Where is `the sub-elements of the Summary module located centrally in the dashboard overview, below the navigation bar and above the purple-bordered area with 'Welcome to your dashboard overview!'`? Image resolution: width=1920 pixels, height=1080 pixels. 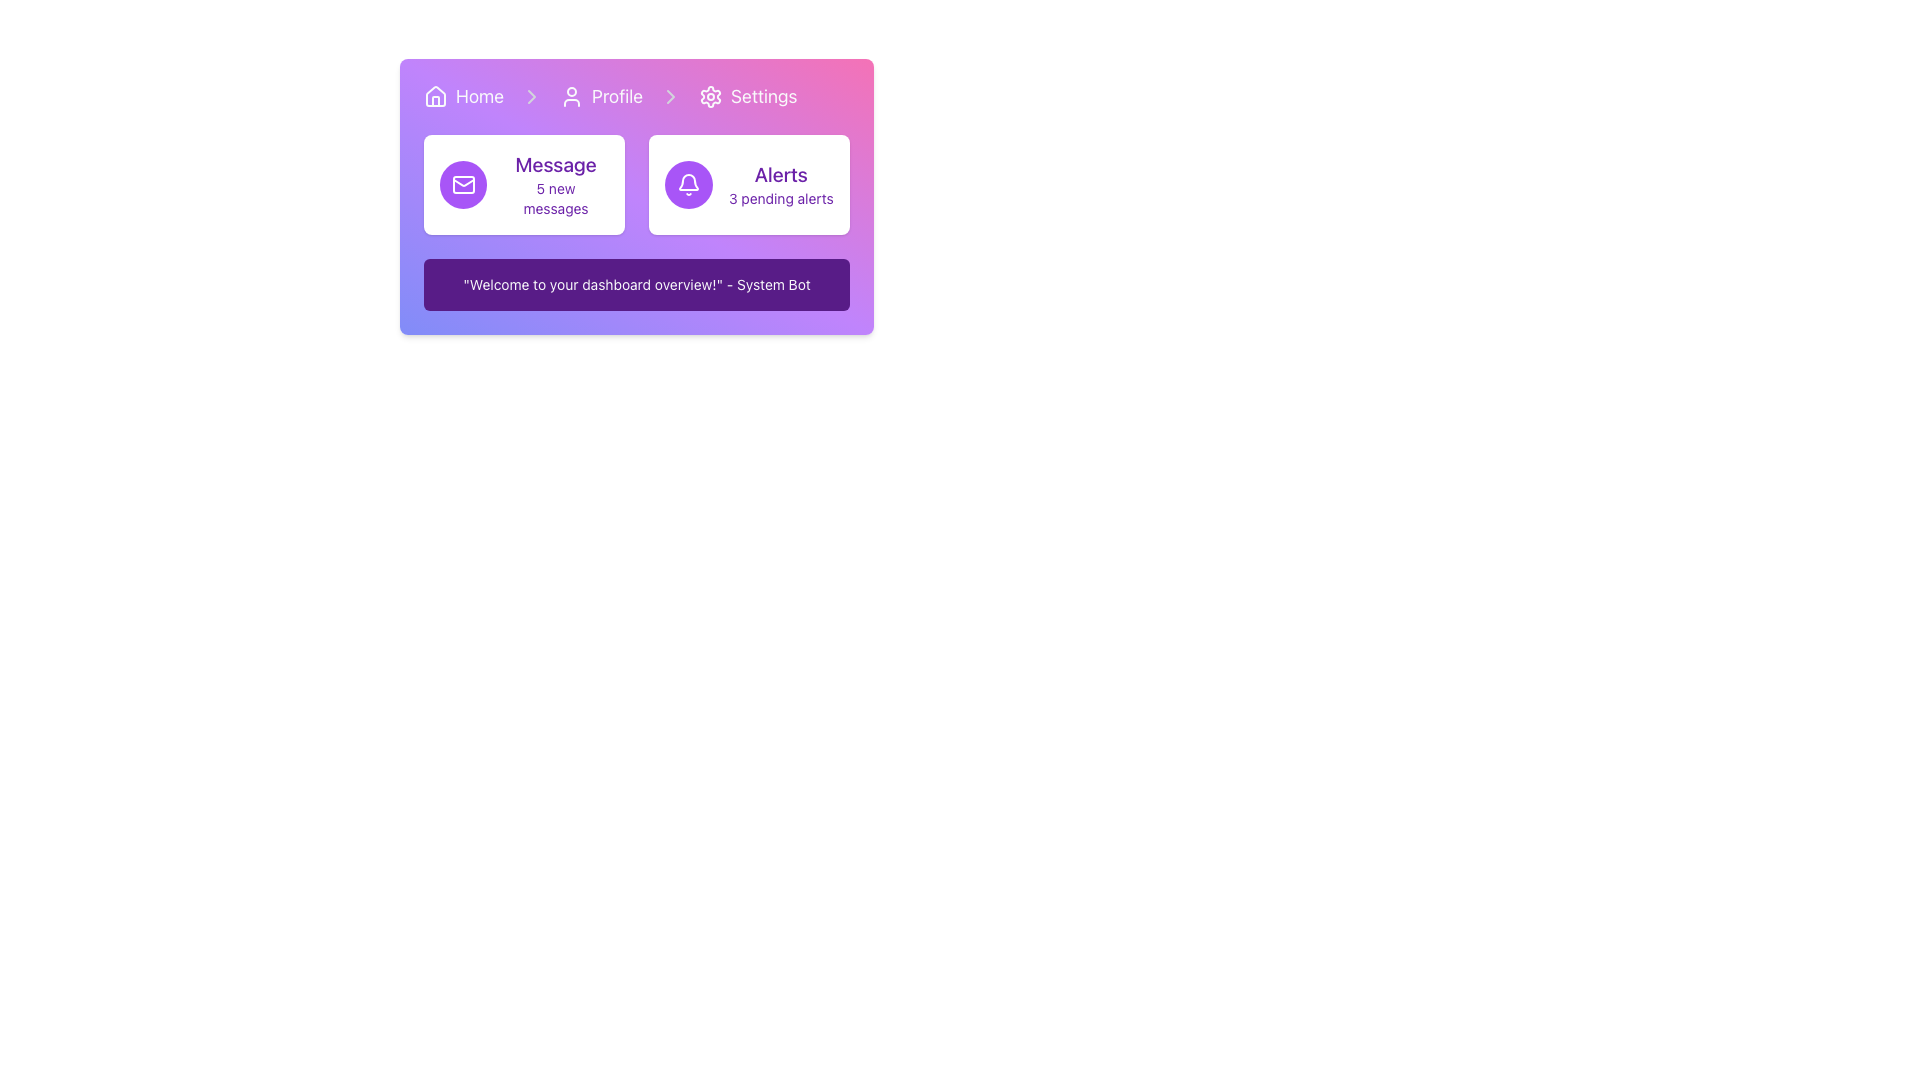
the sub-elements of the Summary module located centrally in the dashboard overview, below the navigation bar and above the purple-bordered area with 'Welcome to your dashboard overview!' is located at coordinates (636, 185).